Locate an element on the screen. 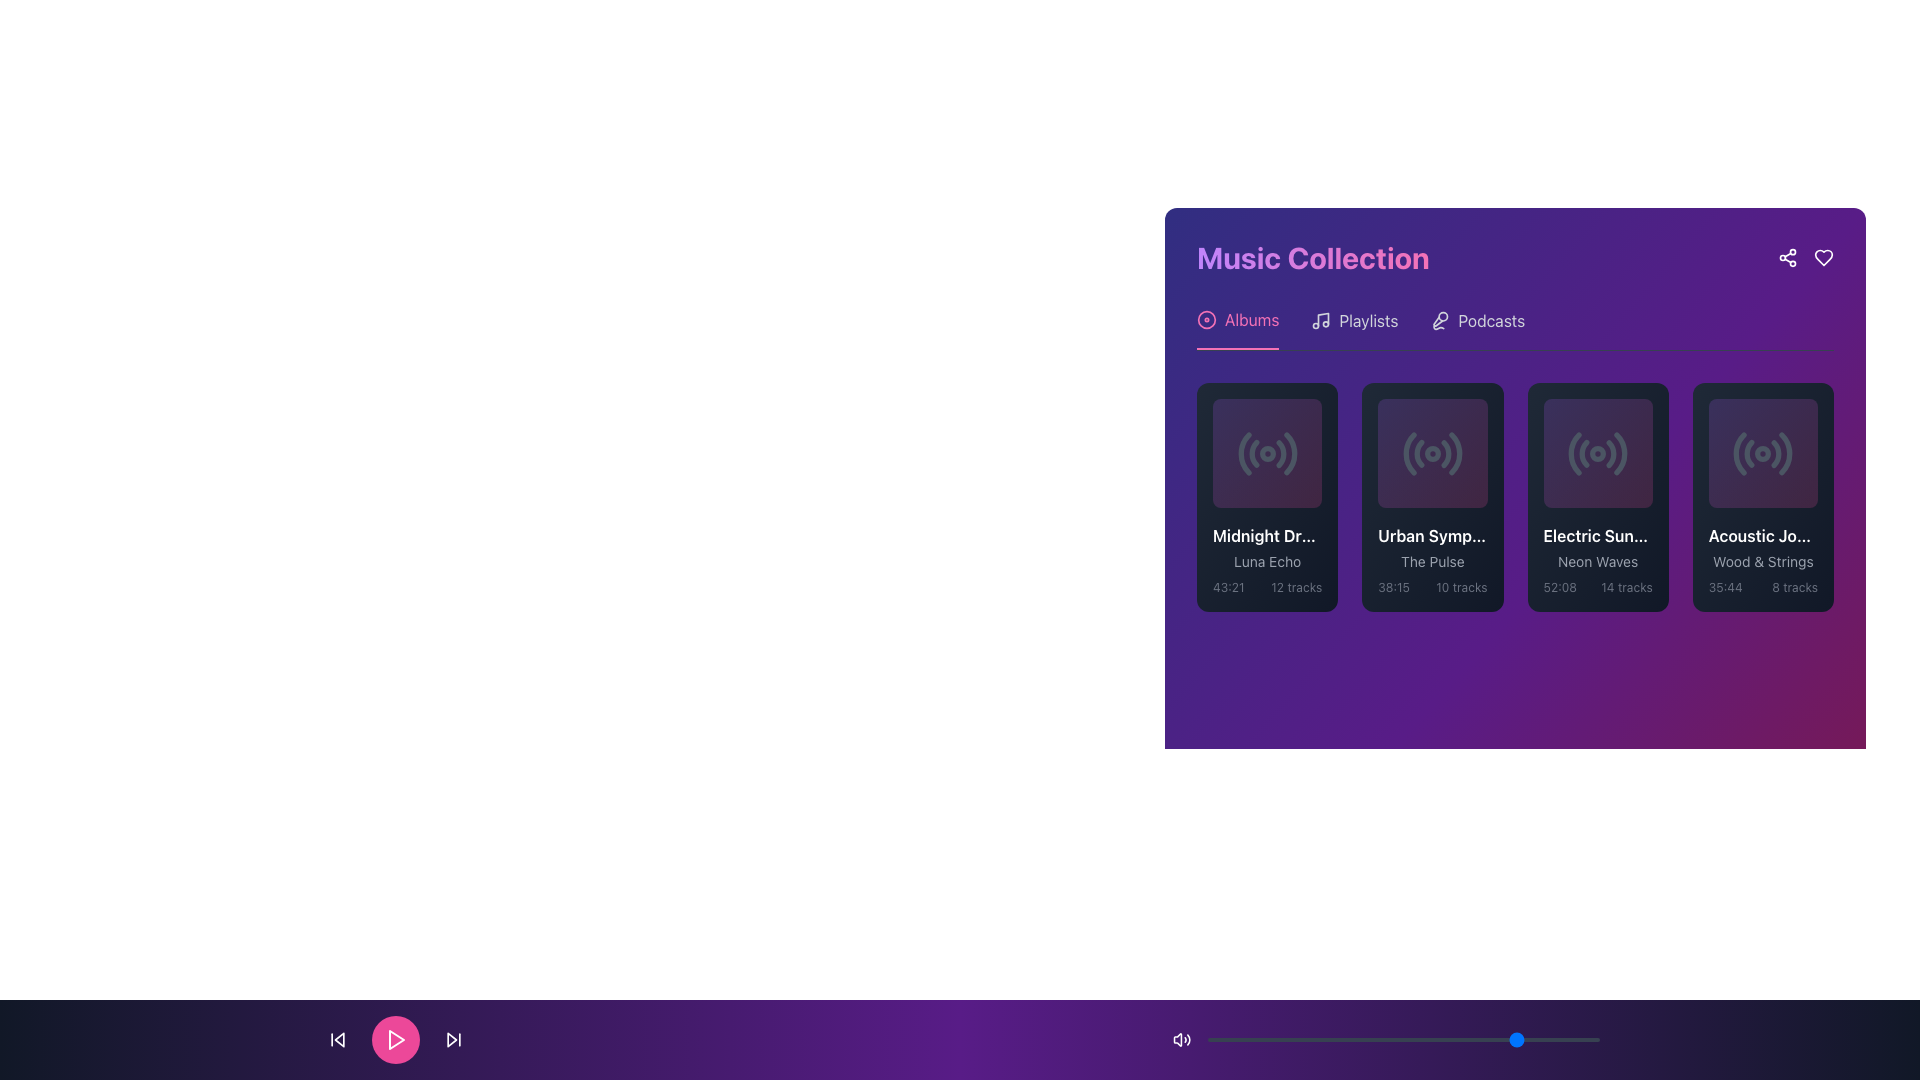 The width and height of the screenshot is (1920, 1080). the slider value is located at coordinates (1348, 1039).